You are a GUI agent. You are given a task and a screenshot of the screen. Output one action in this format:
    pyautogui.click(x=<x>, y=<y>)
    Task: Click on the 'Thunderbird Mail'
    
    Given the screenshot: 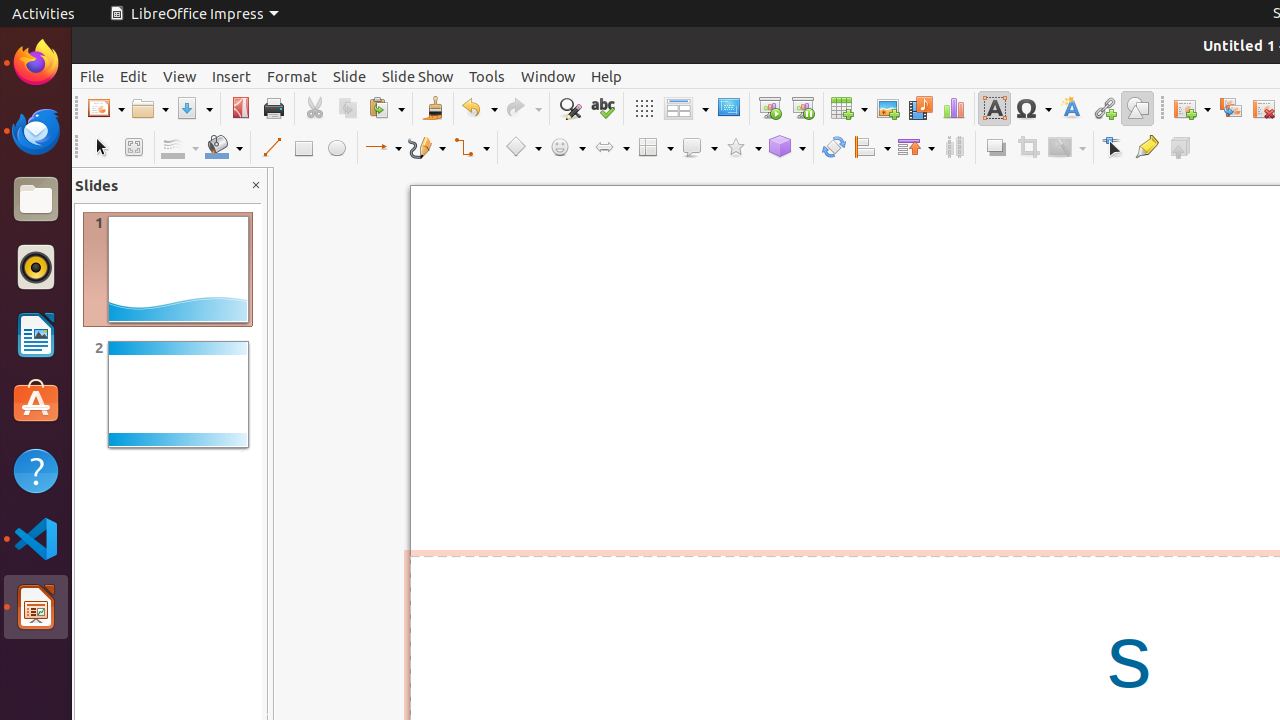 What is the action you would take?
    pyautogui.click(x=35, y=130)
    